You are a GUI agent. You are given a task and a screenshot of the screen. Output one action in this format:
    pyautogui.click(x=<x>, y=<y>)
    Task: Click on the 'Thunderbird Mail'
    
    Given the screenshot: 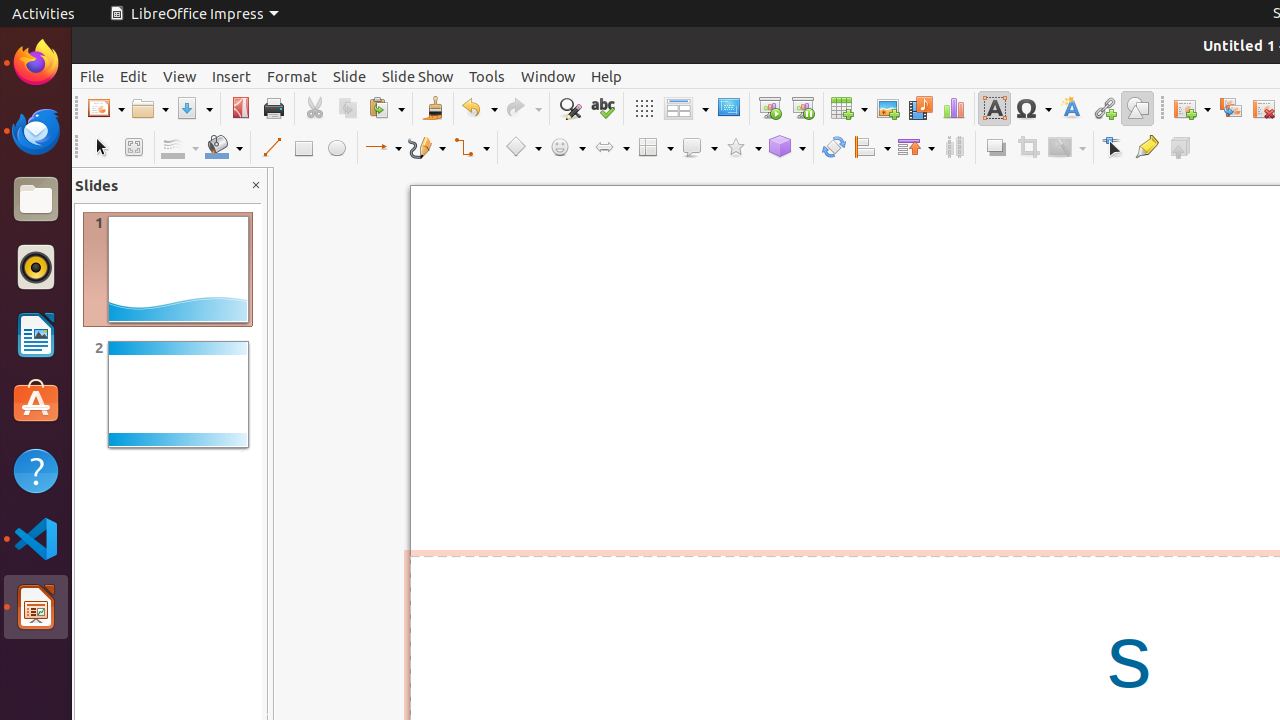 What is the action you would take?
    pyautogui.click(x=35, y=130)
    